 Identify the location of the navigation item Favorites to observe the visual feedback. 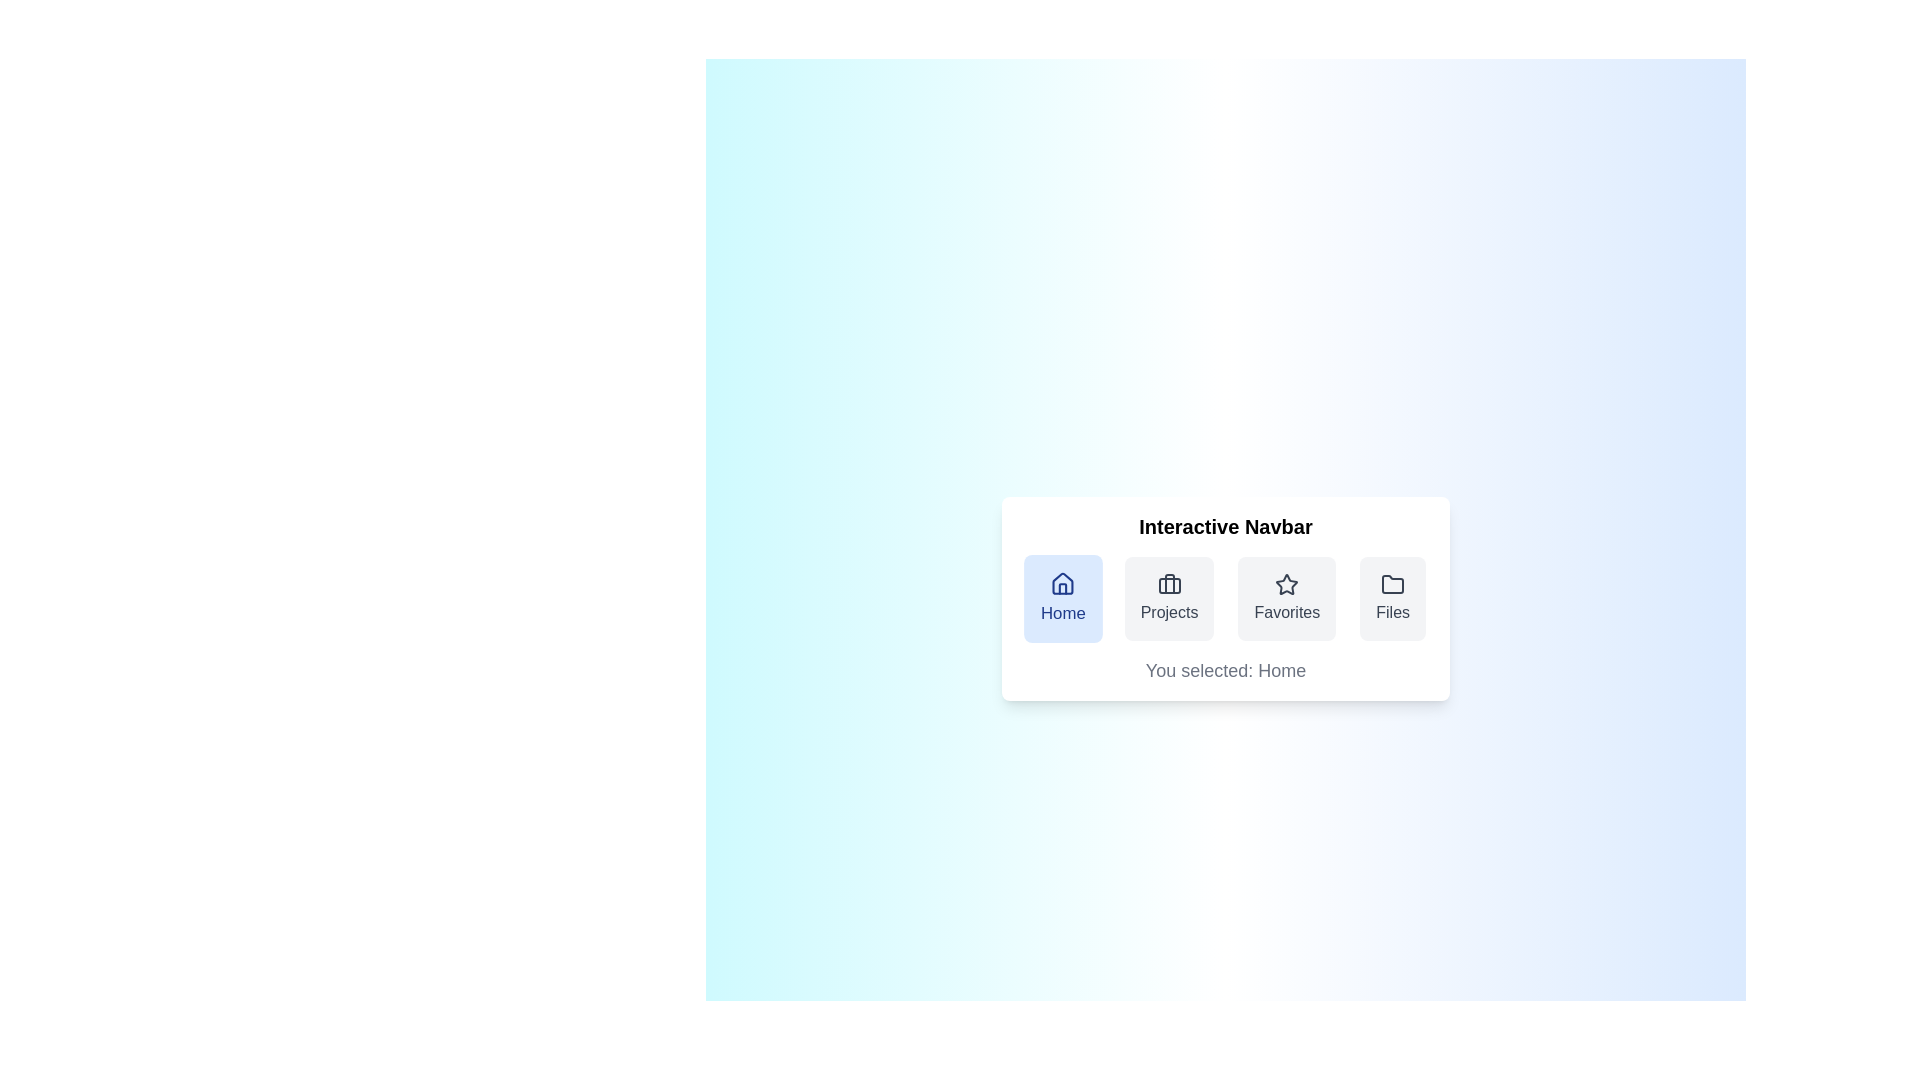
(1287, 597).